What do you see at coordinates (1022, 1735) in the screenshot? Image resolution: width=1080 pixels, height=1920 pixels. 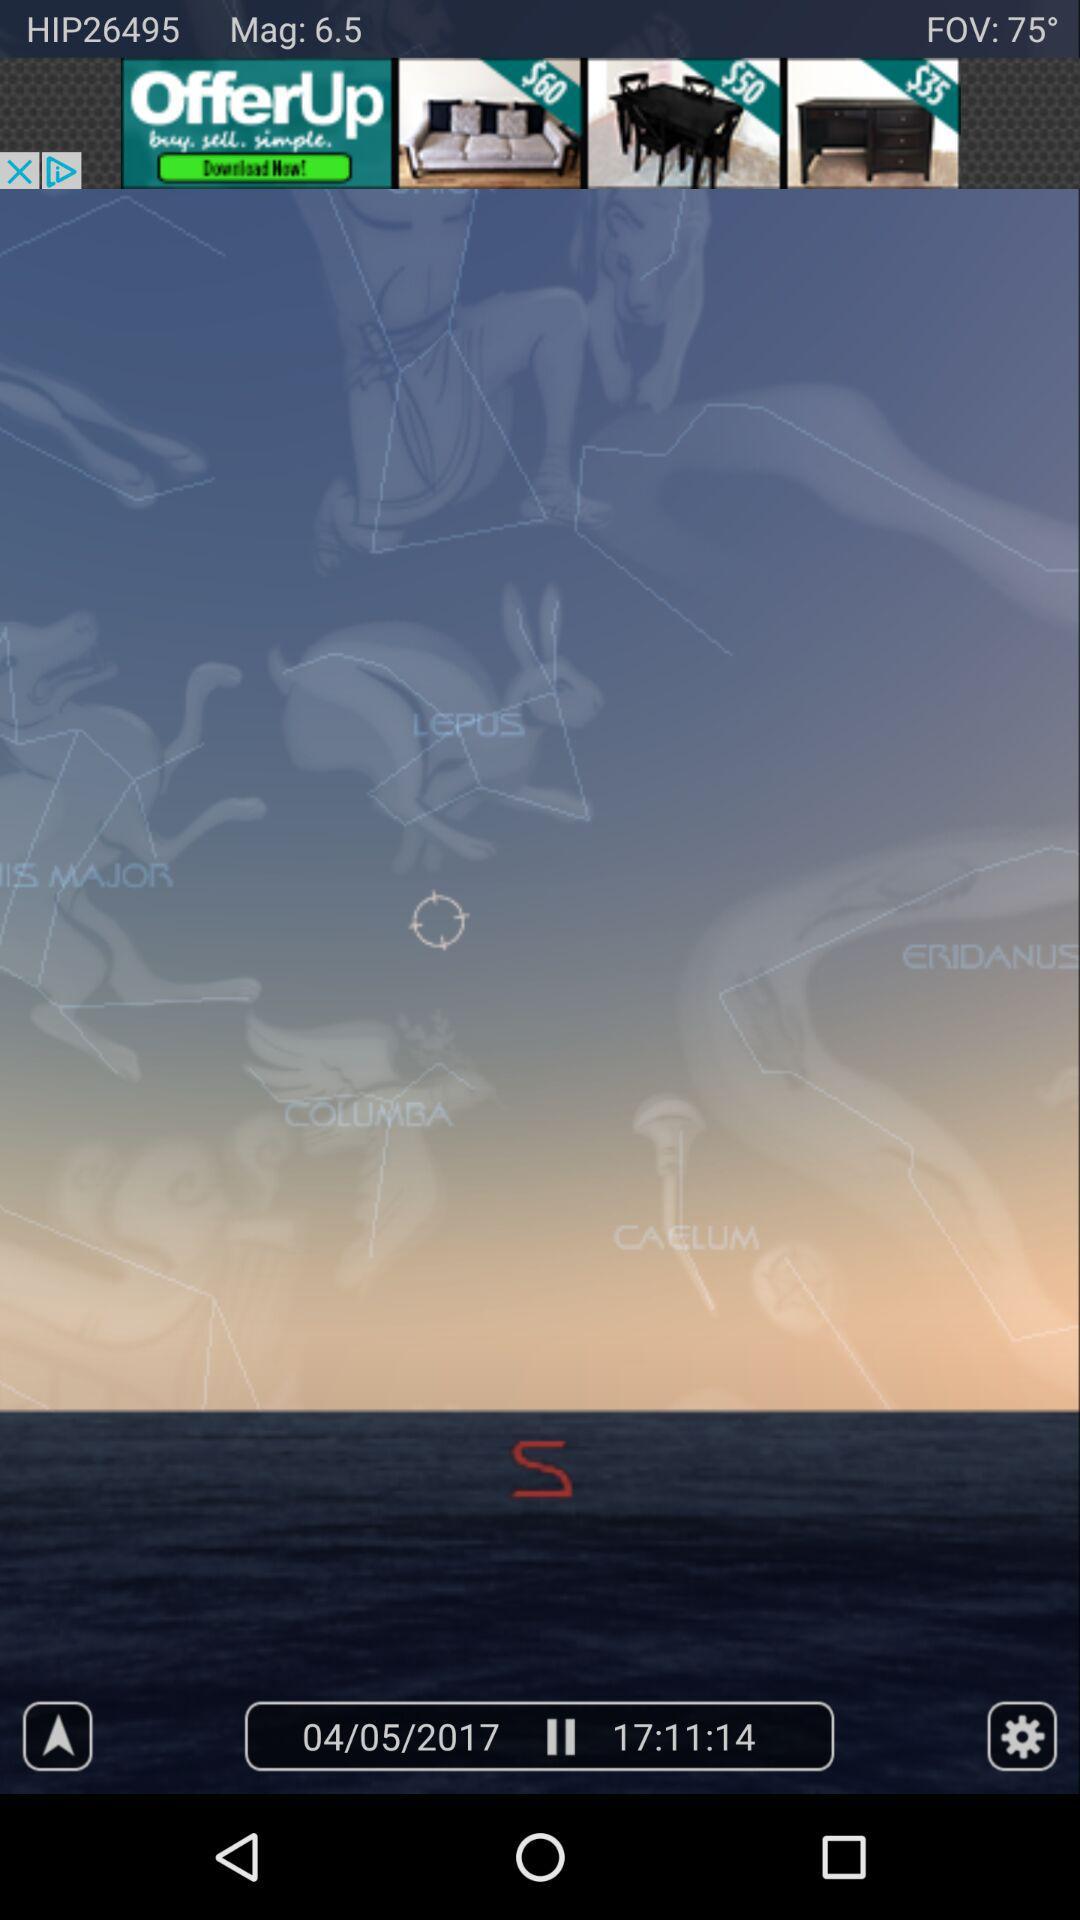 I see `open settings` at bounding box center [1022, 1735].